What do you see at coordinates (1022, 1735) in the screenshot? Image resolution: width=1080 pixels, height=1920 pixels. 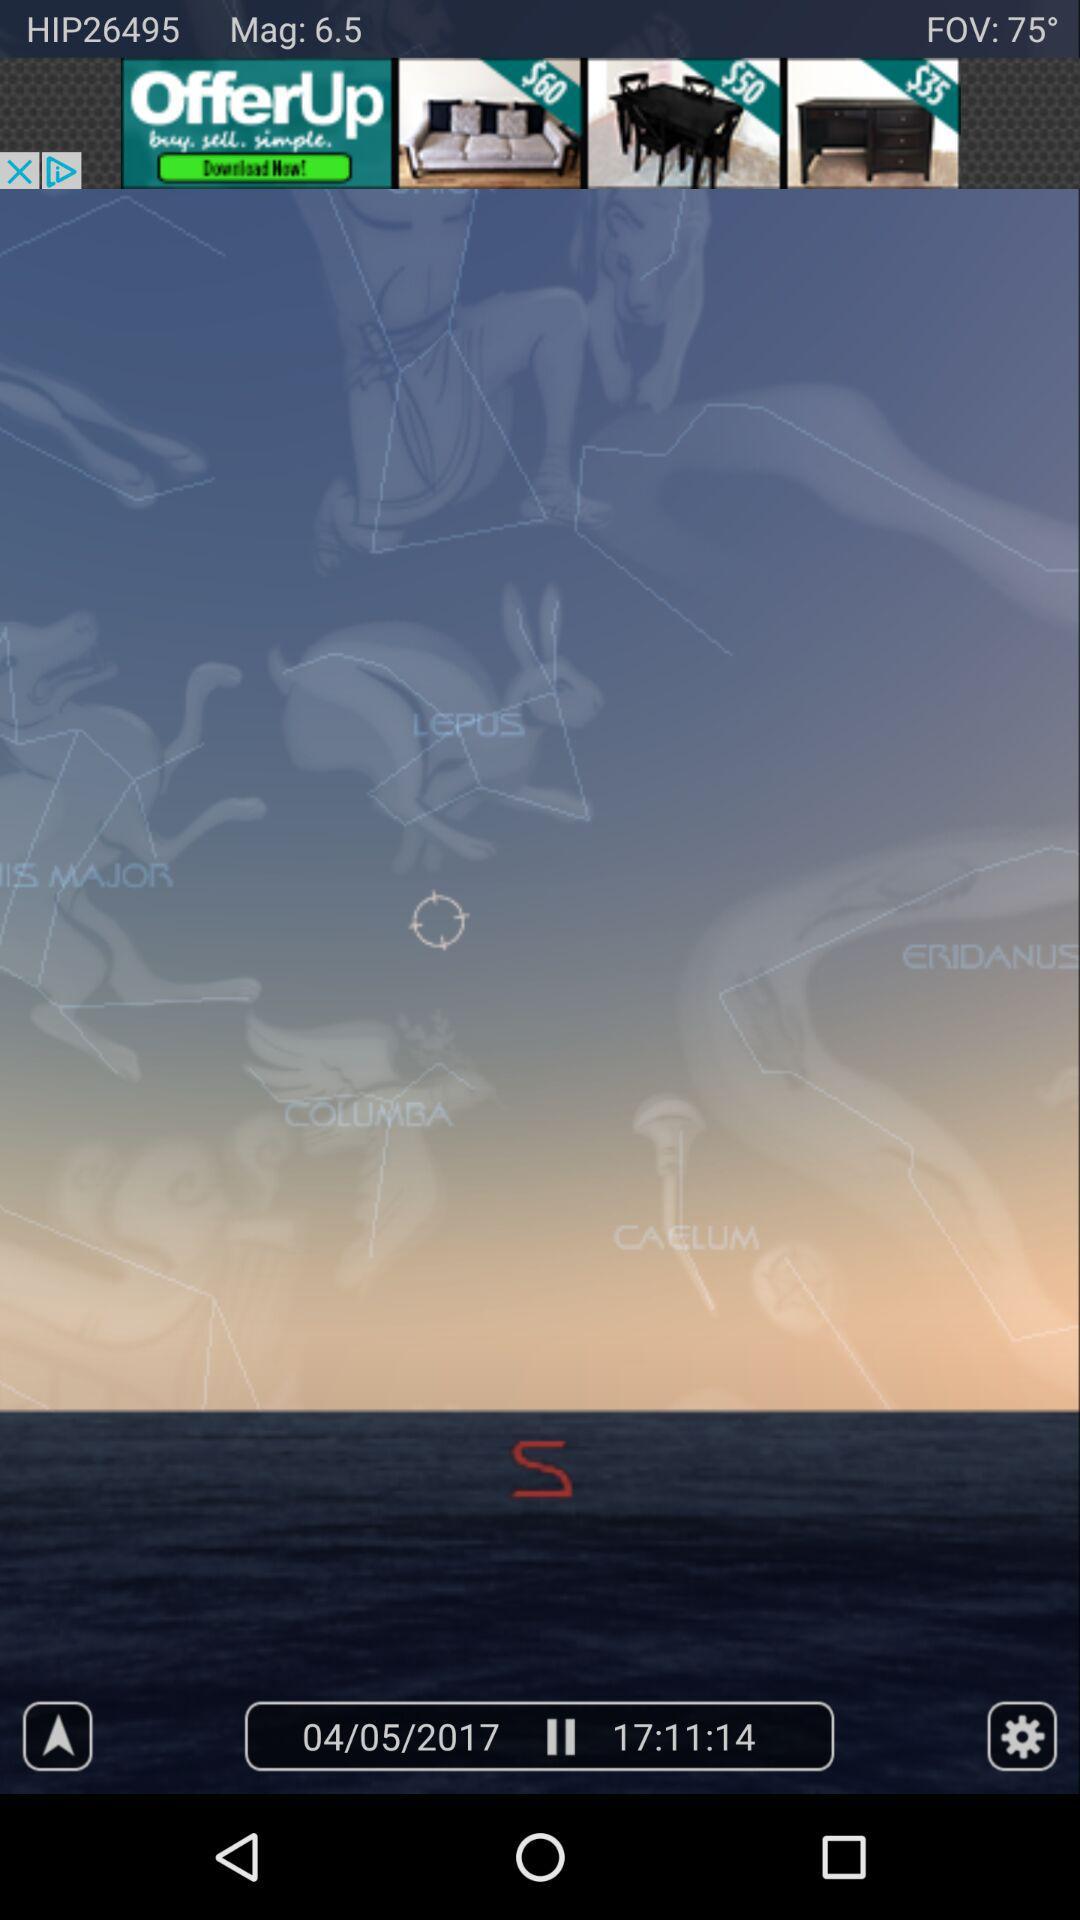 I see `open settings` at bounding box center [1022, 1735].